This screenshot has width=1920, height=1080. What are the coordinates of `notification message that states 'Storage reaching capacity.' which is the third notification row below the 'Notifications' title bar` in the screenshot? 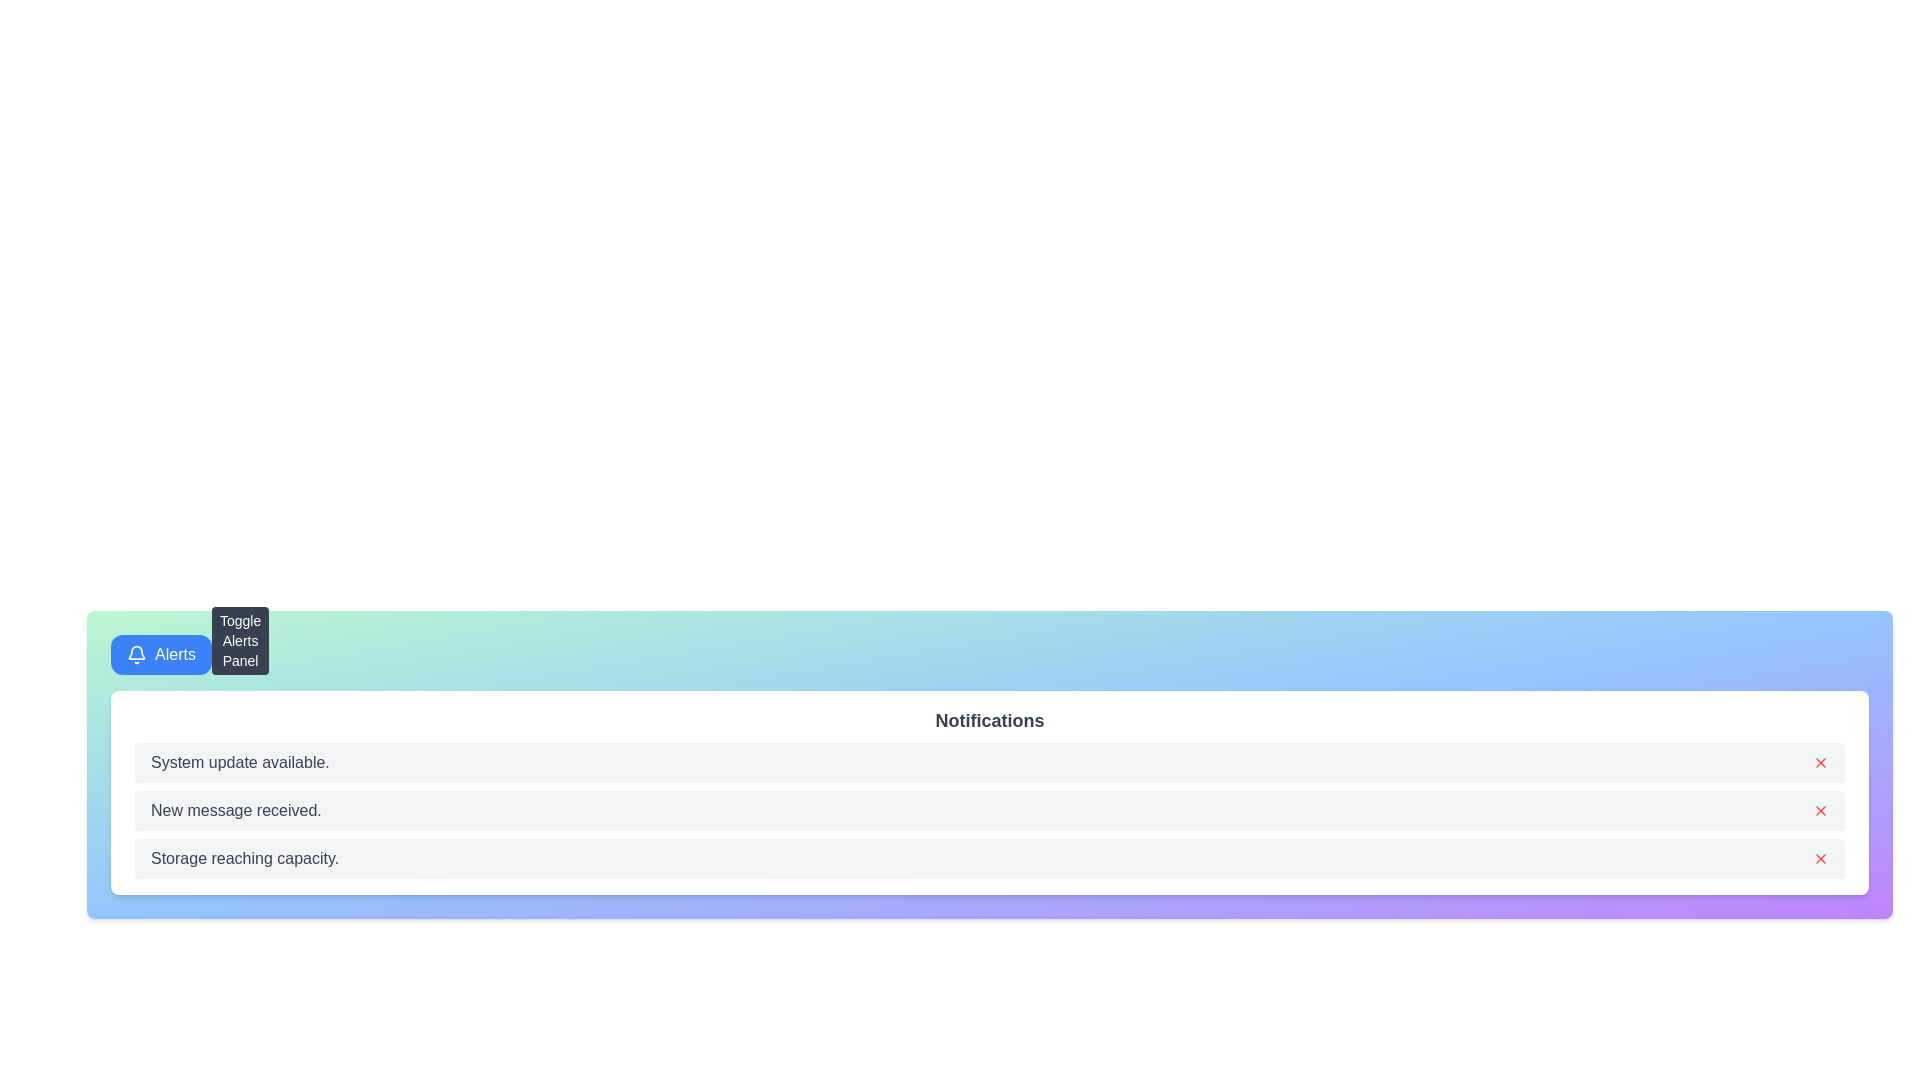 It's located at (989, 858).